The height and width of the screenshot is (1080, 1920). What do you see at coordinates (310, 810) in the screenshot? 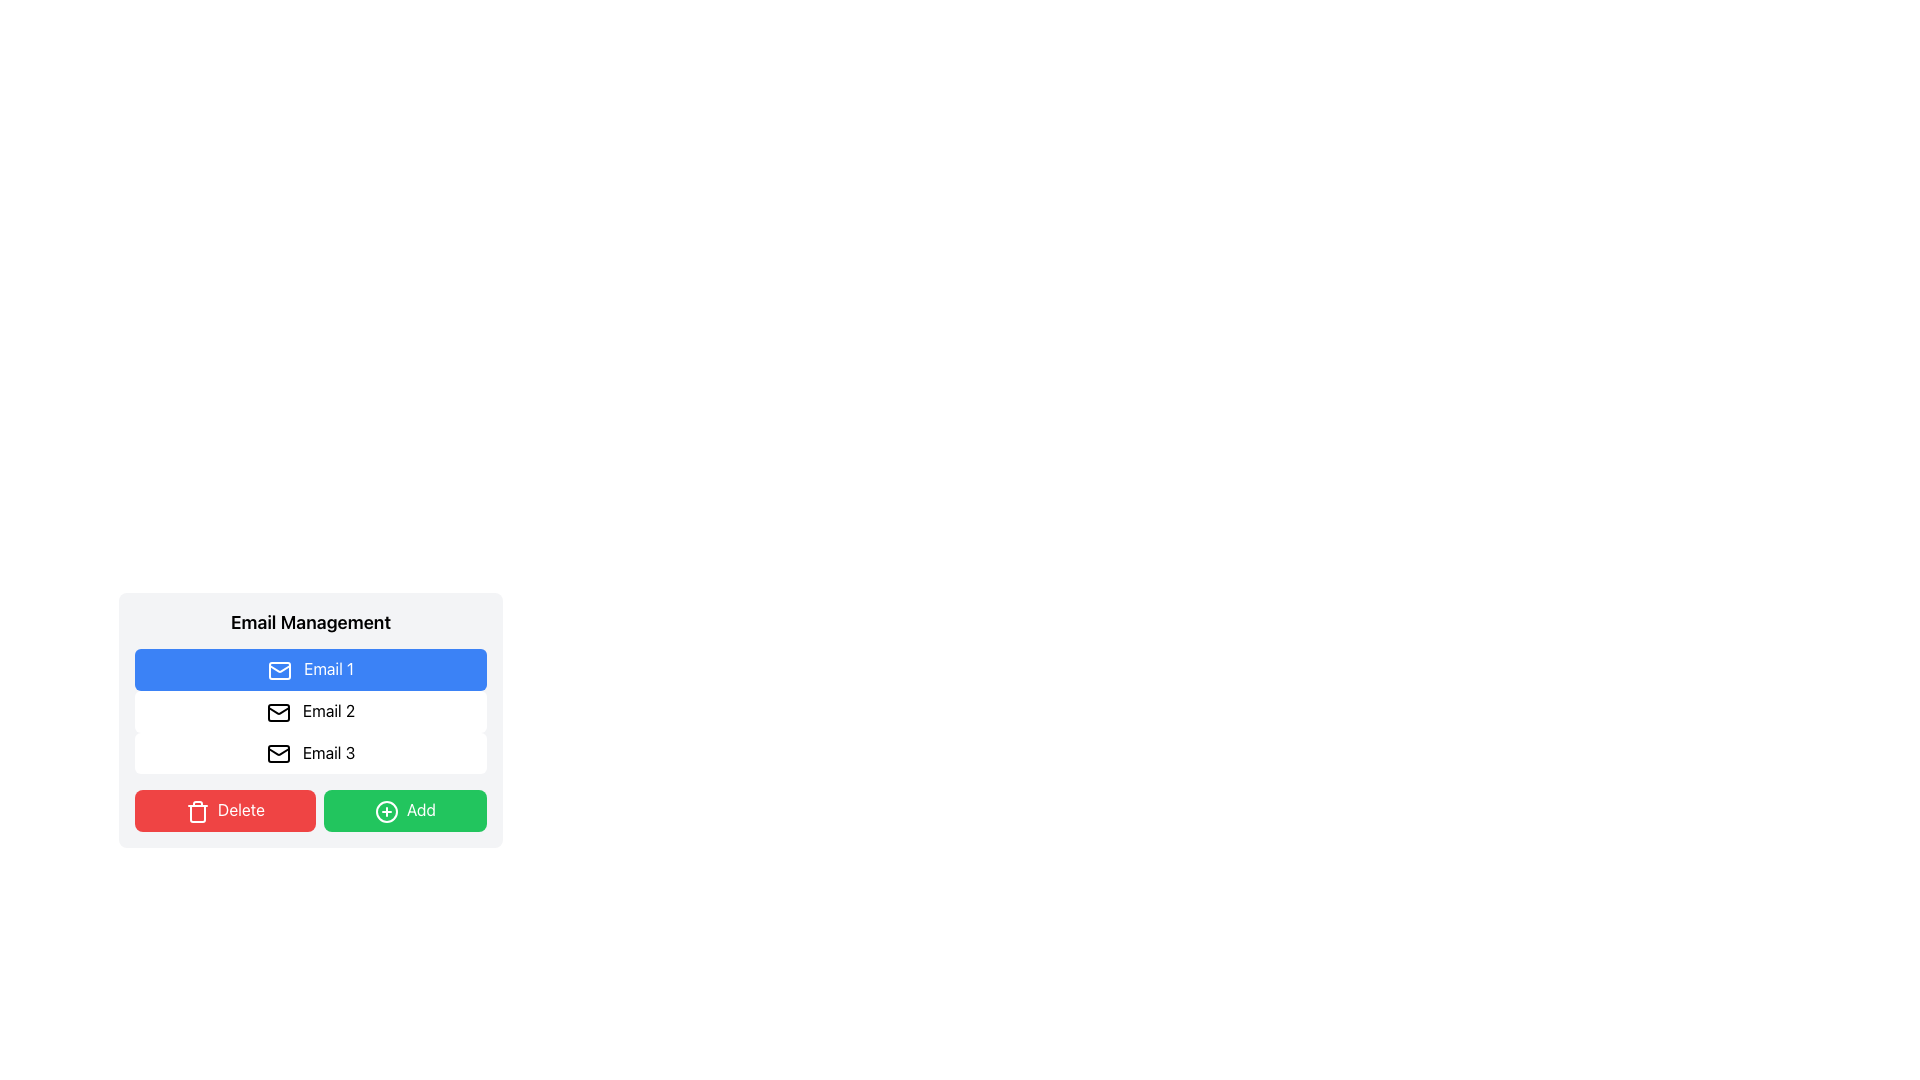
I see `the green 'Add' button located in the button group at the bottom of the 'Email Management' section` at bounding box center [310, 810].